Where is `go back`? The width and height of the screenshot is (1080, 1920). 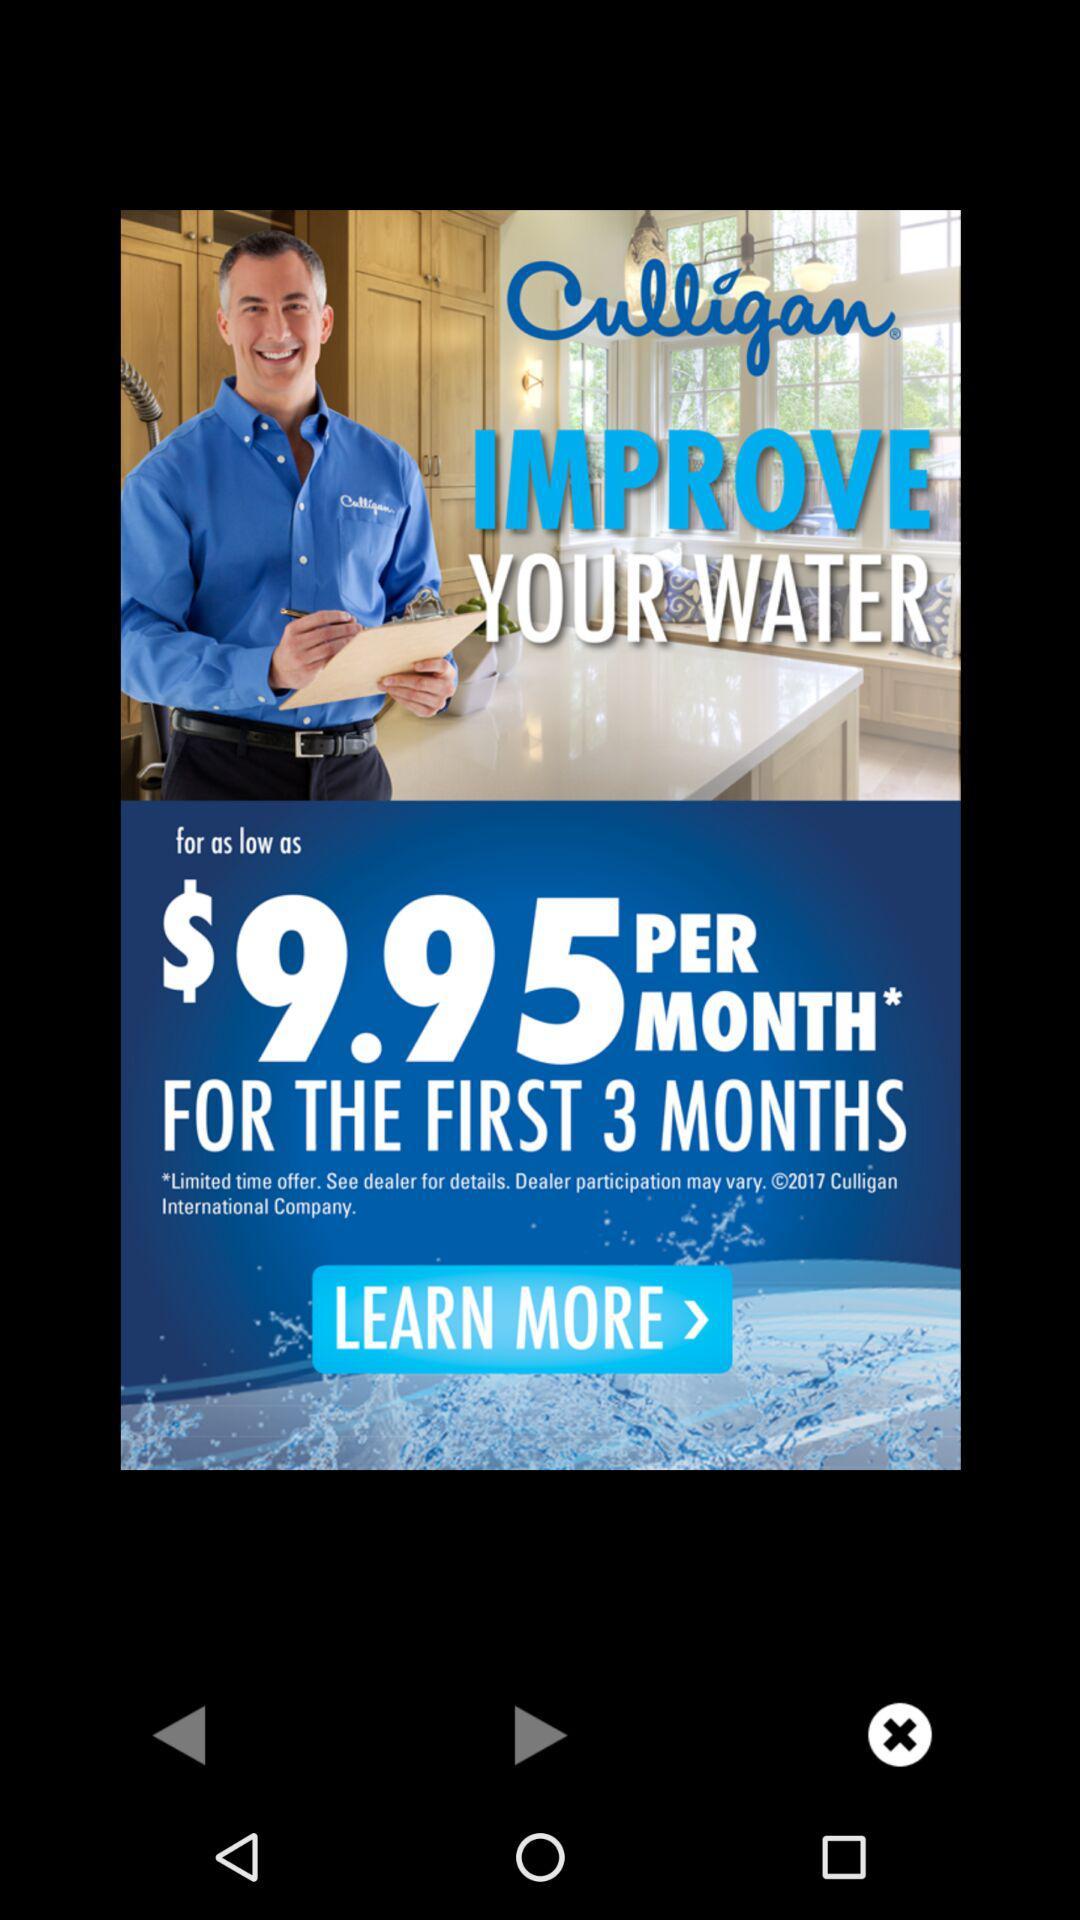 go back is located at coordinates (180, 1733).